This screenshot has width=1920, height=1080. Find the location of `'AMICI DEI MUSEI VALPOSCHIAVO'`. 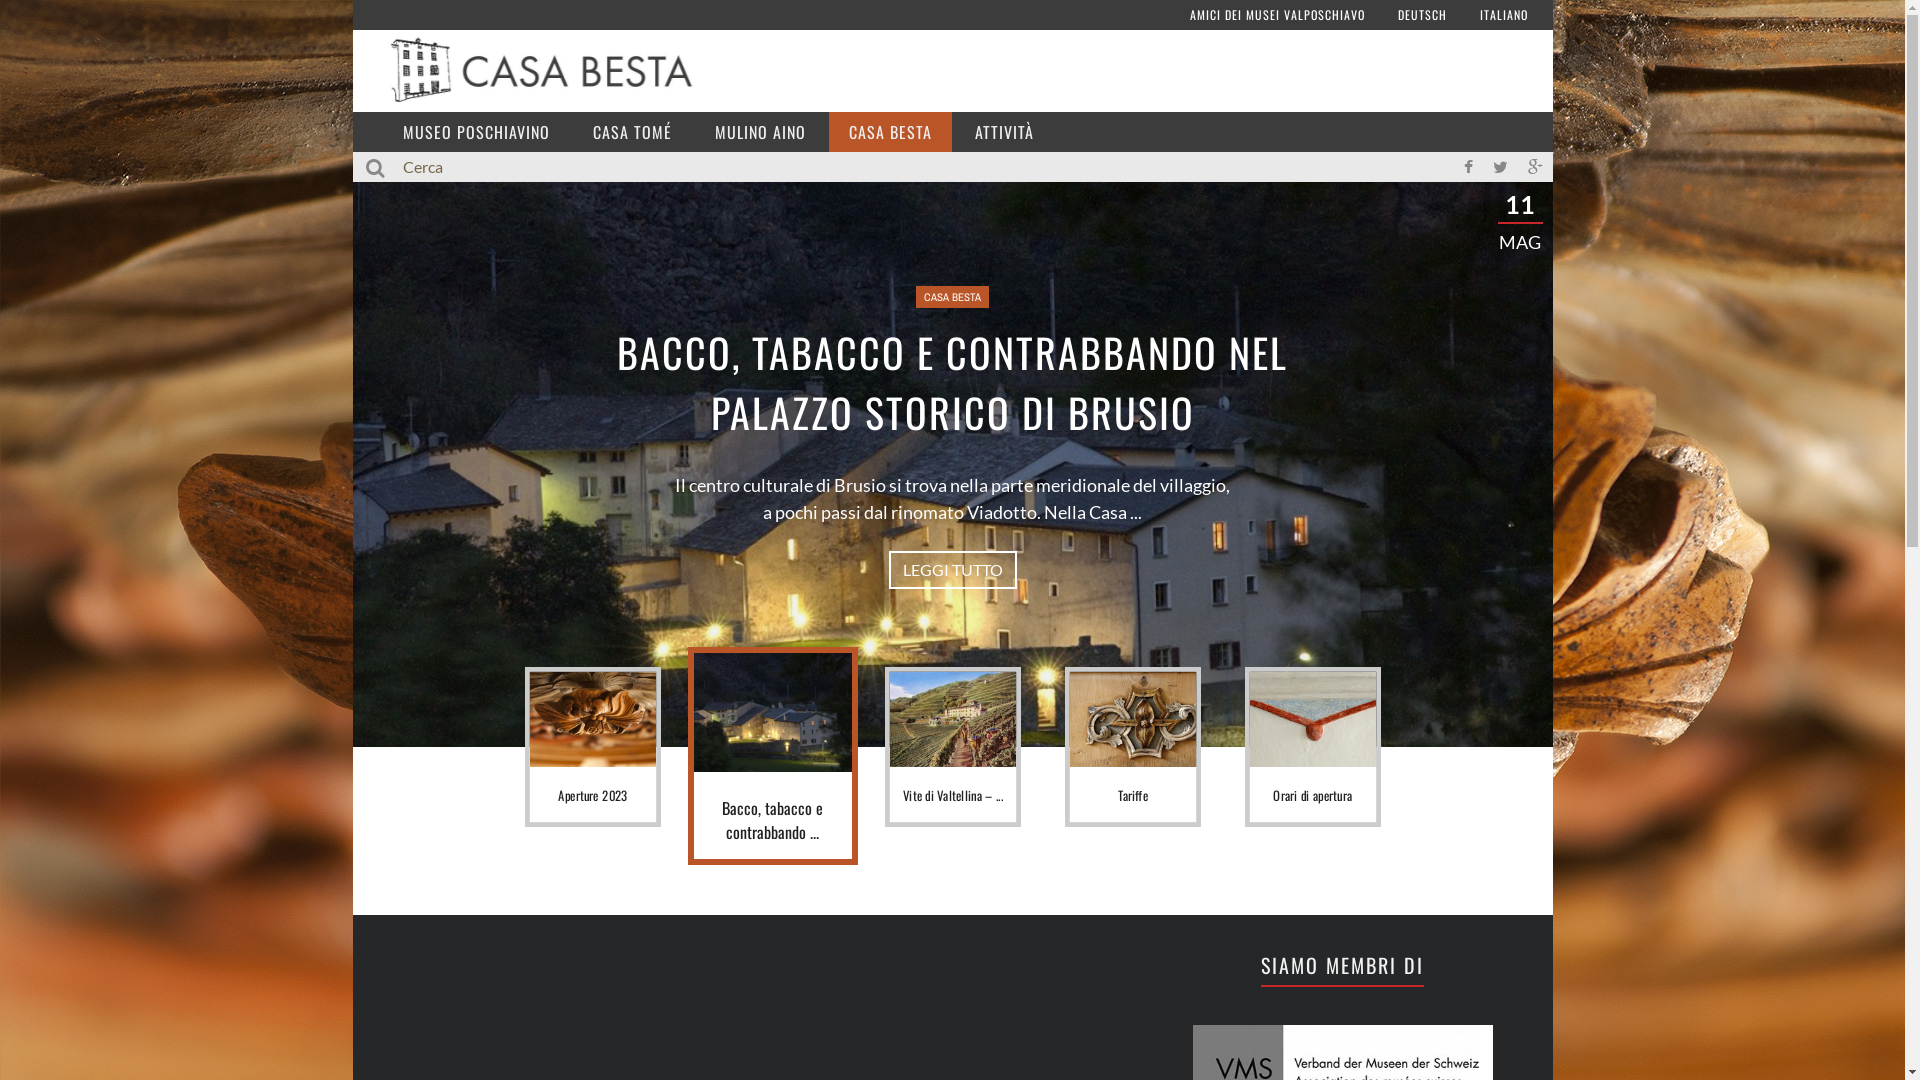

'AMICI DEI MUSEI VALPOSCHIAVO' is located at coordinates (1276, 15).